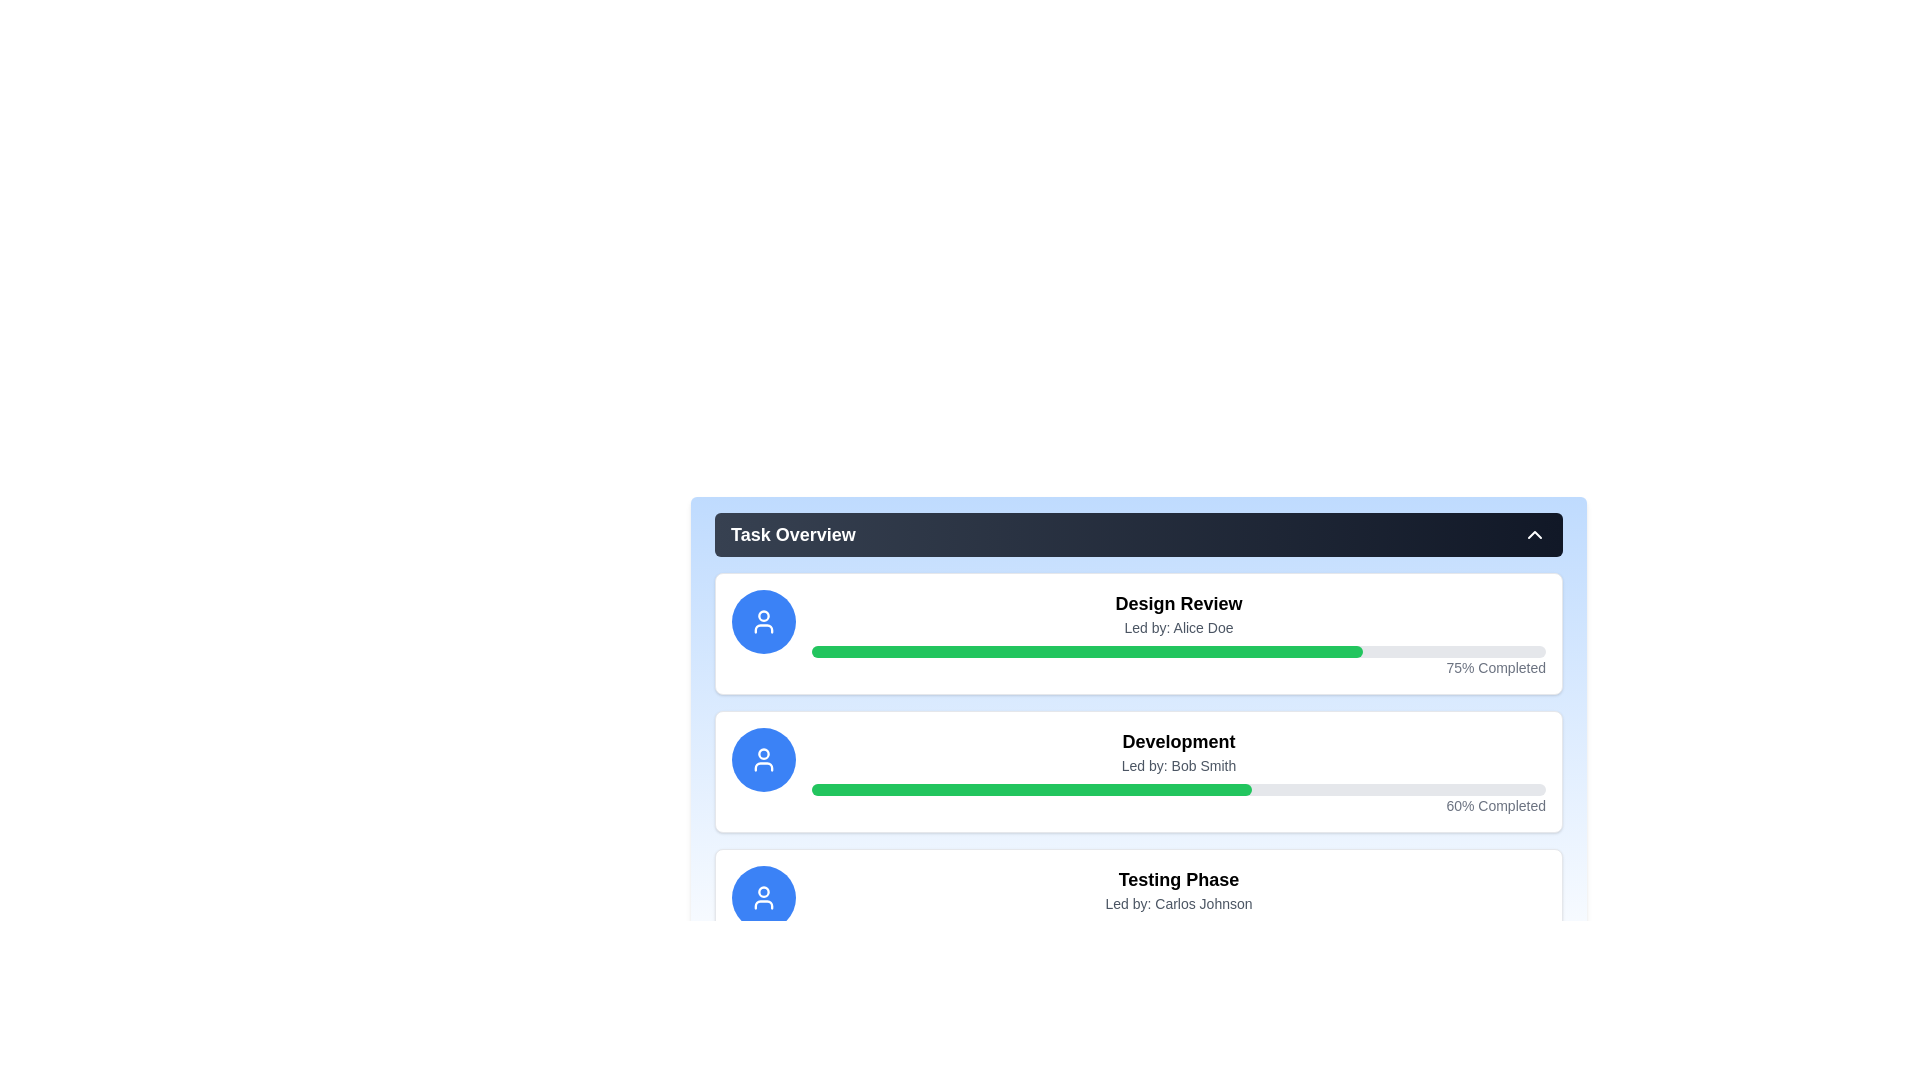  I want to click on the first user profile icon, which is a circular image with a blue background and a white user profile illustration, located at the top of the list next to the 'Design Review' task information, so click(762, 620).